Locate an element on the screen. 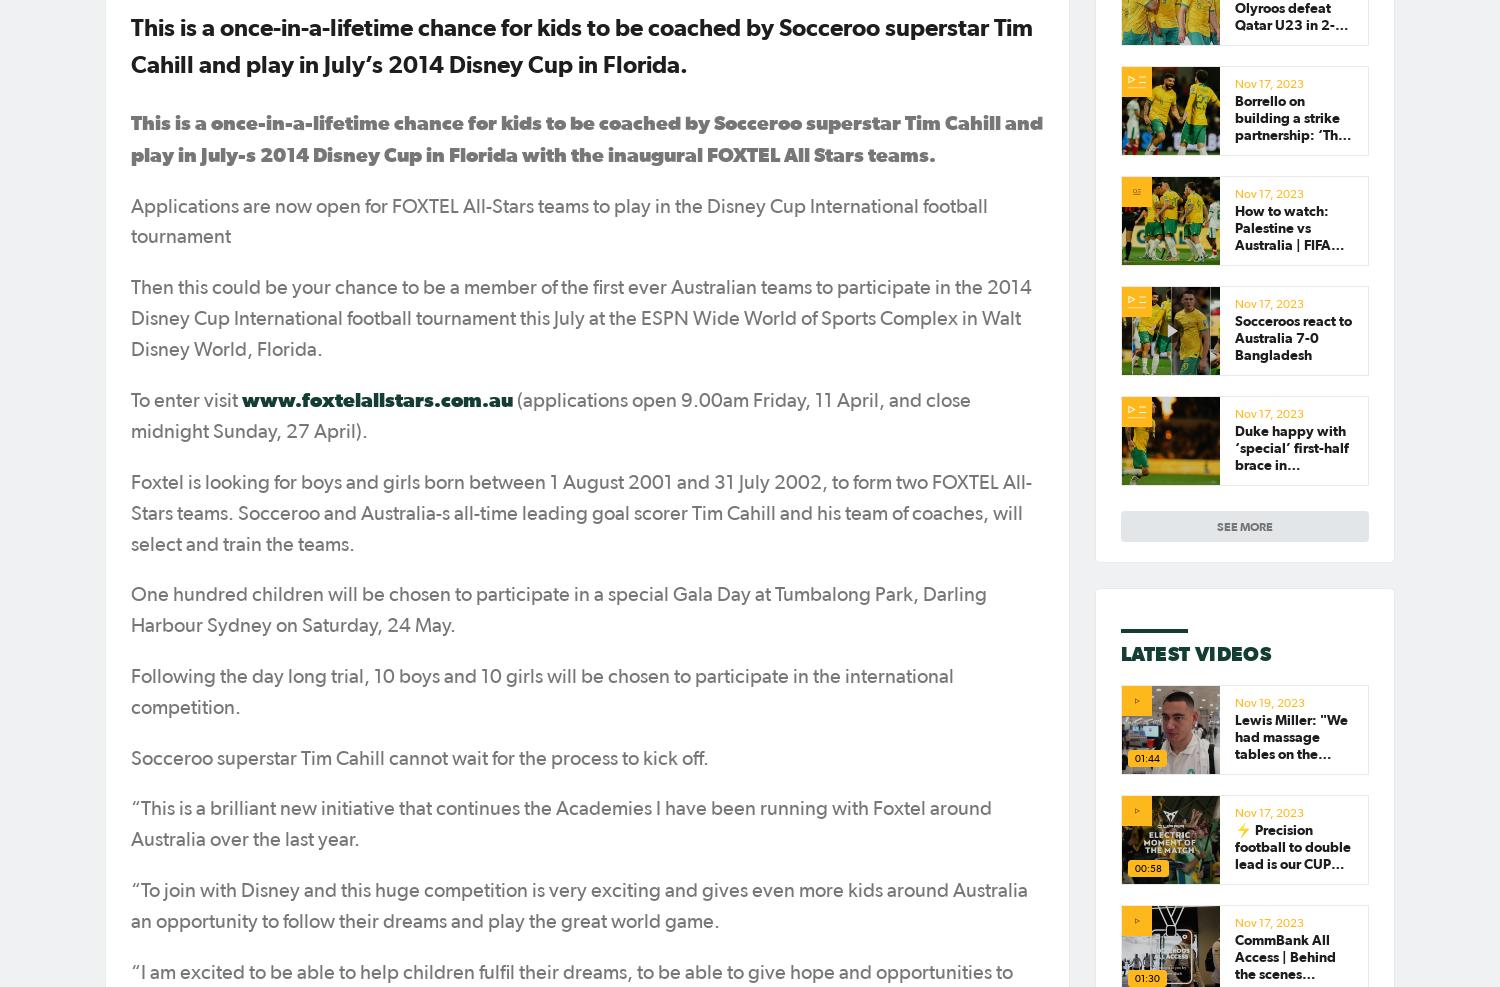 The image size is (1500, 987). 'Socceroos react to Australia 7-0 Bangladesh' is located at coordinates (1293, 336).